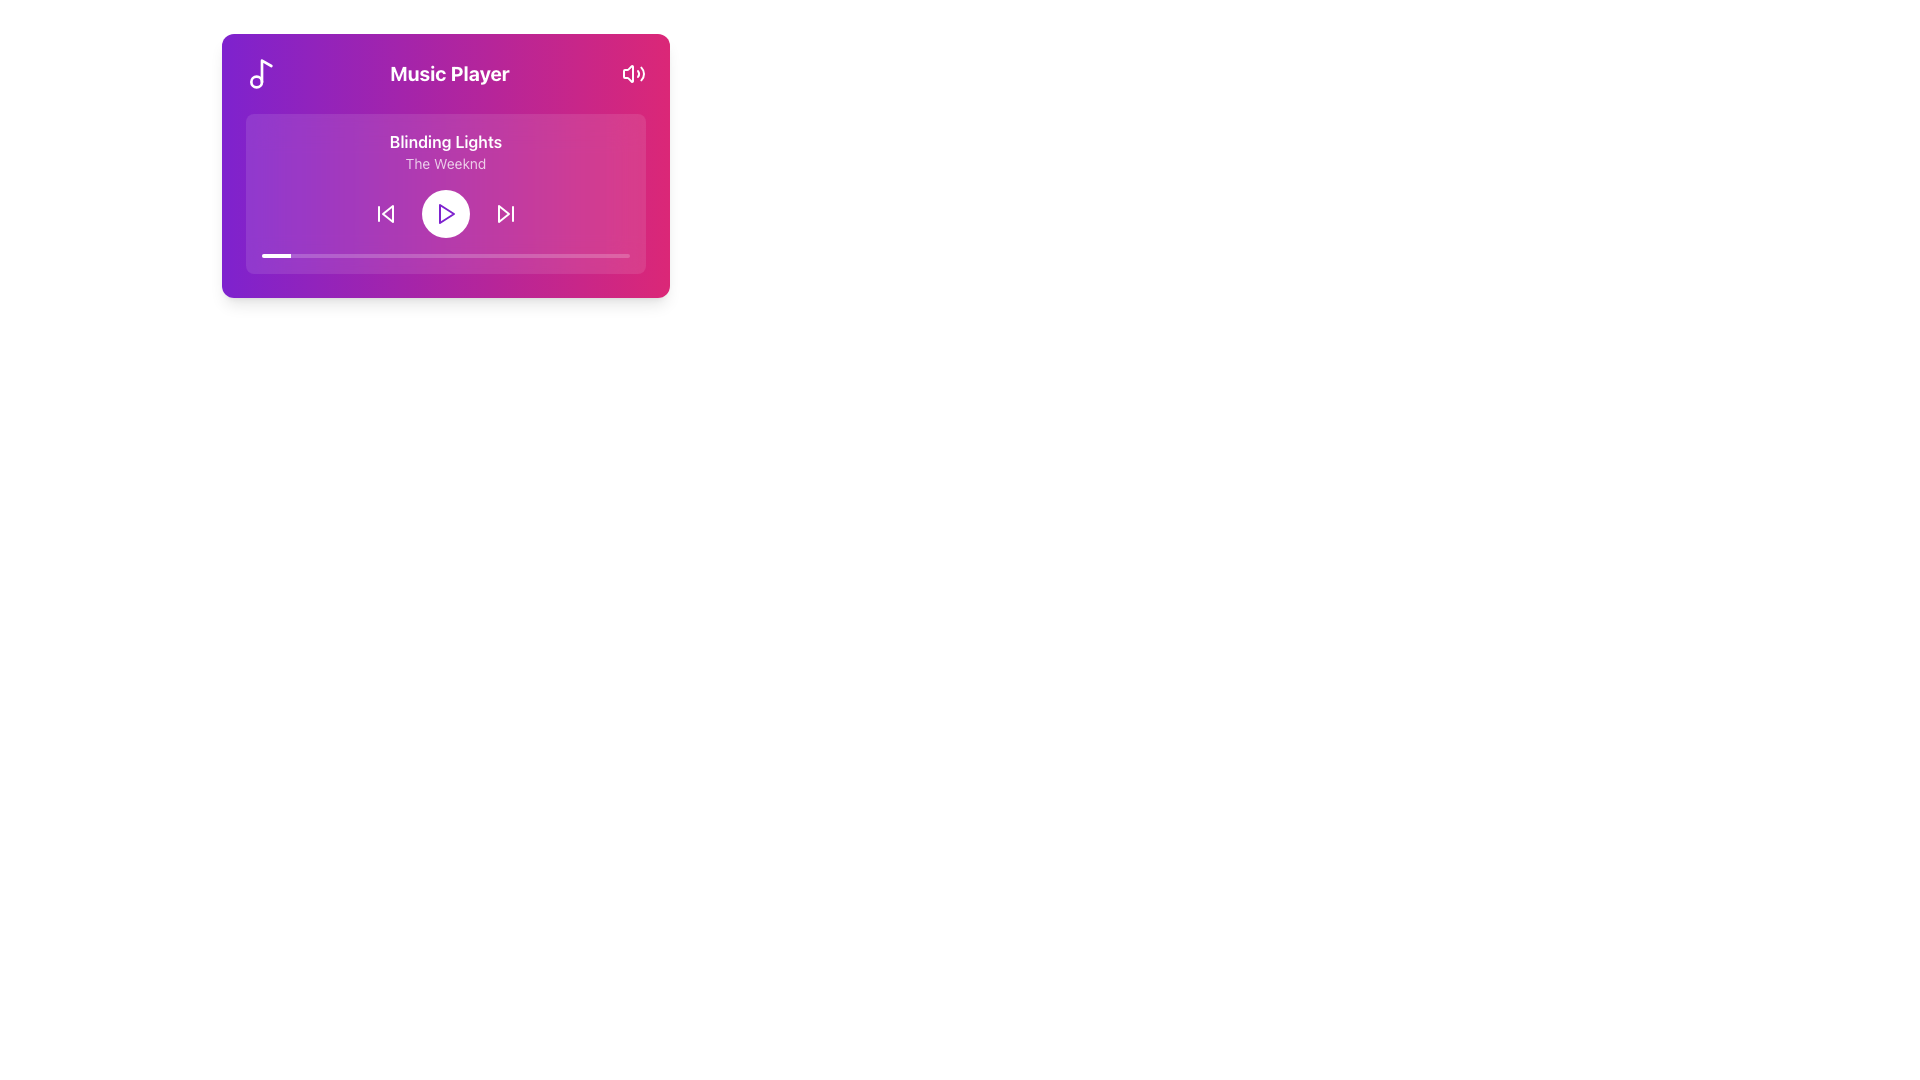  Describe the element at coordinates (505, 213) in the screenshot. I see `the third button from the right in the horizontal button group that skips to the next item in the playlist to change its appearance` at that location.